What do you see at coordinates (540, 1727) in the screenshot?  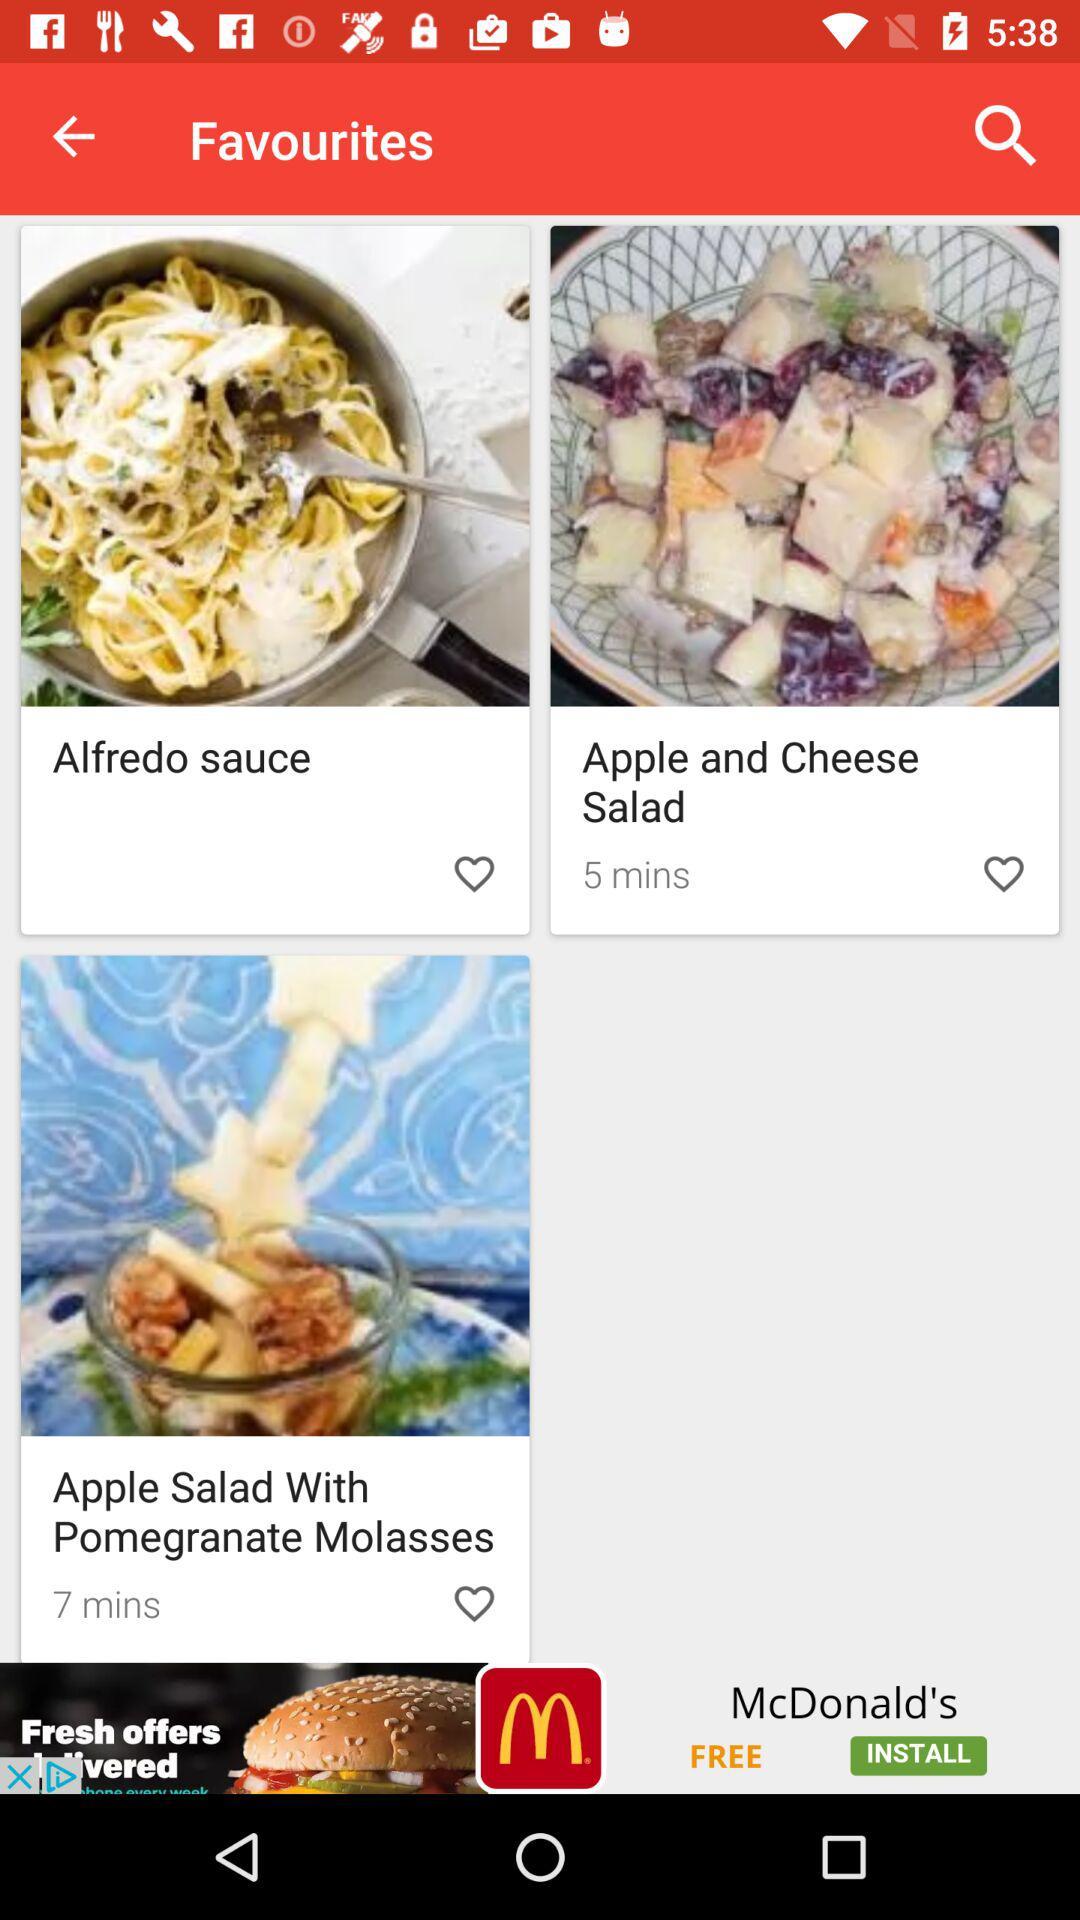 I see `advertisement 's website` at bounding box center [540, 1727].